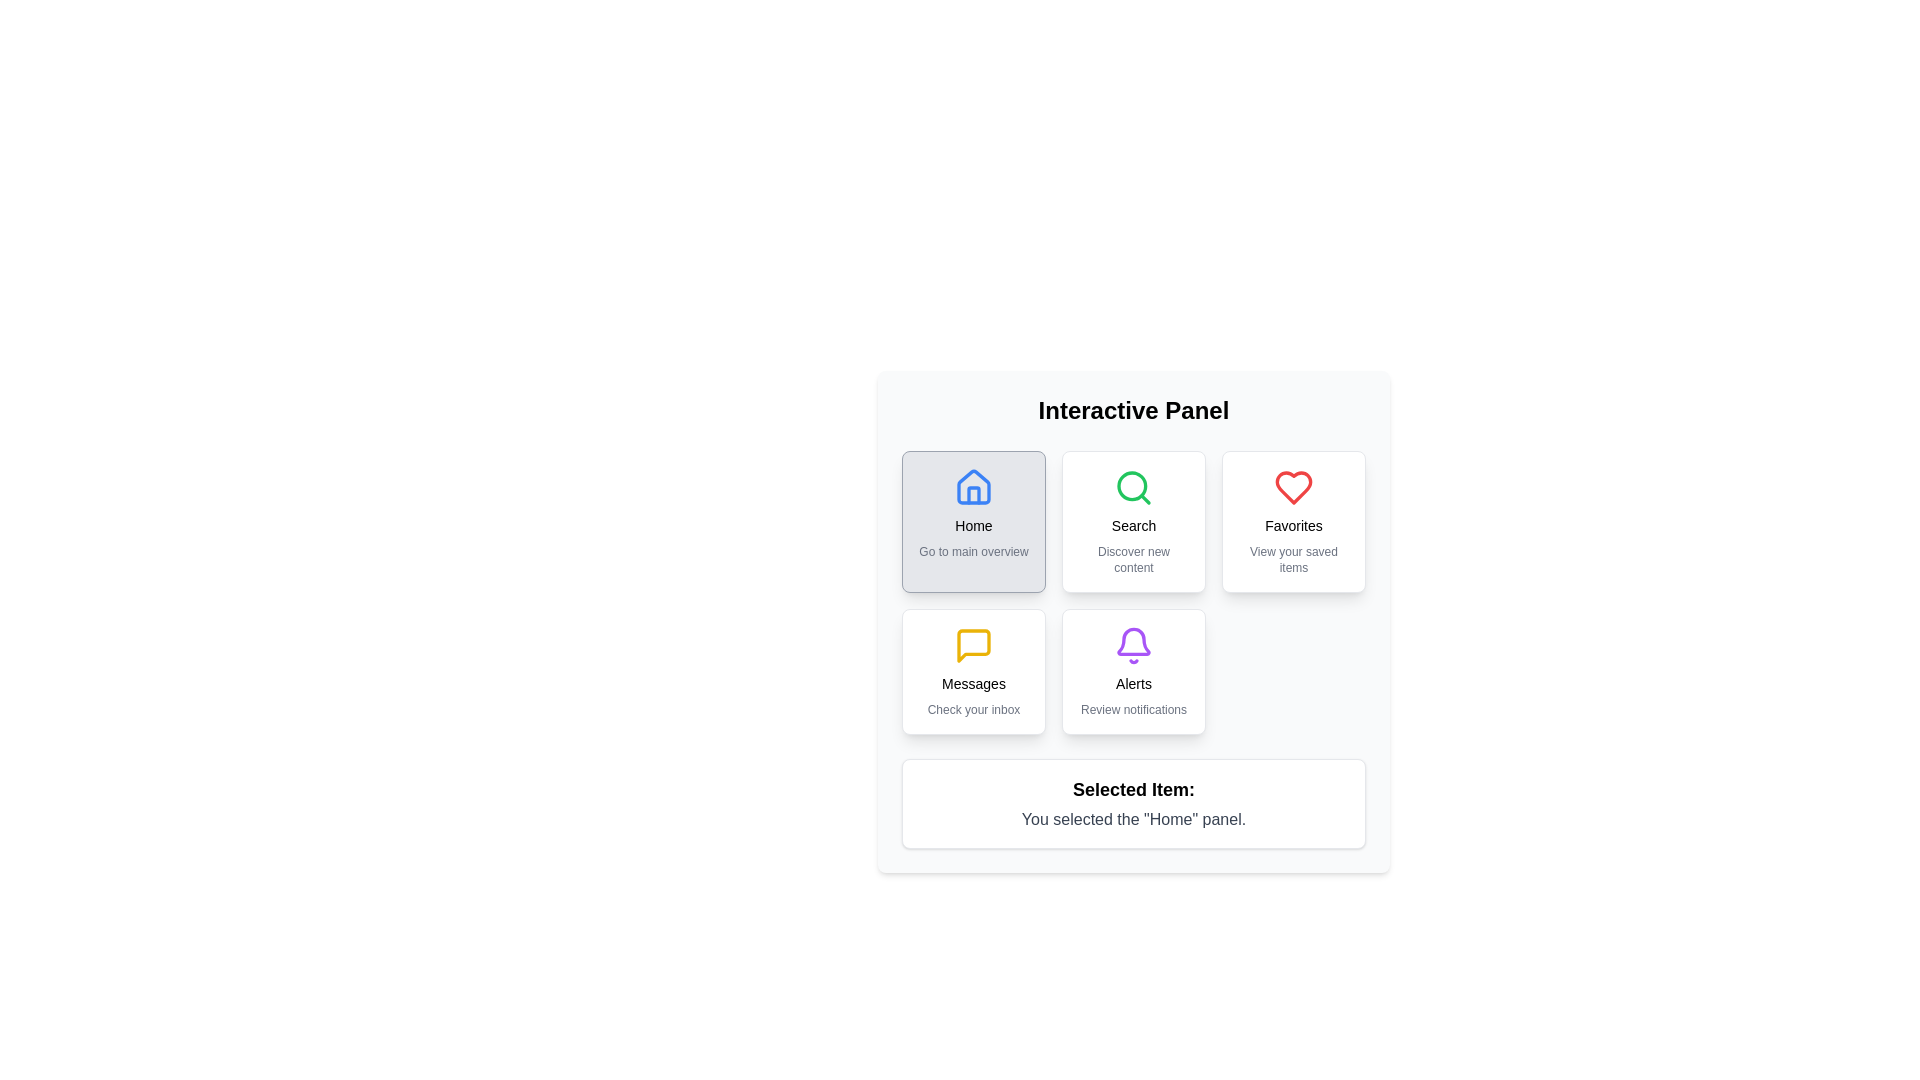  I want to click on the lower outline of the house-shaped icon located under the 'Home' label, so click(974, 495).